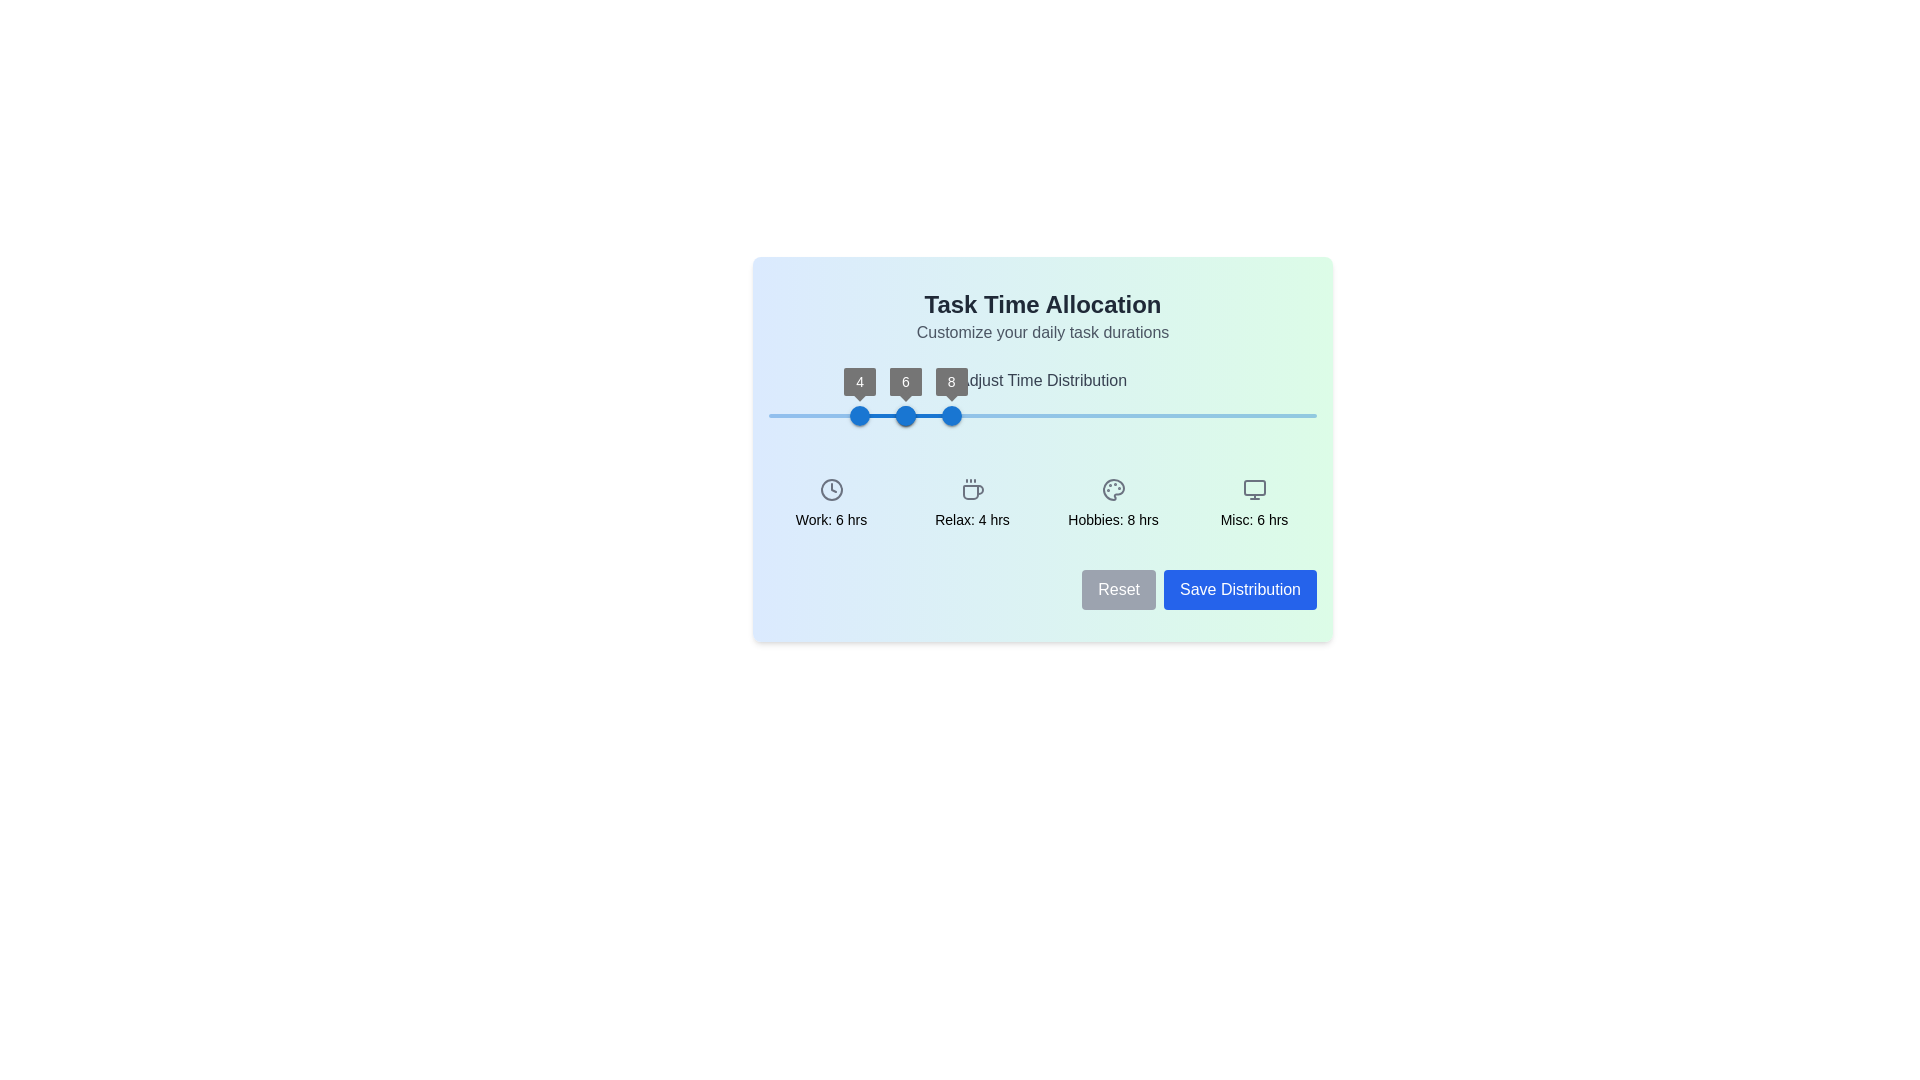  What do you see at coordinates (1041, 447) in the screenshot?
I see `the sliders in the Interactive panel labeled 'Task Time Allocation'` at bounding box center [1041, 447].